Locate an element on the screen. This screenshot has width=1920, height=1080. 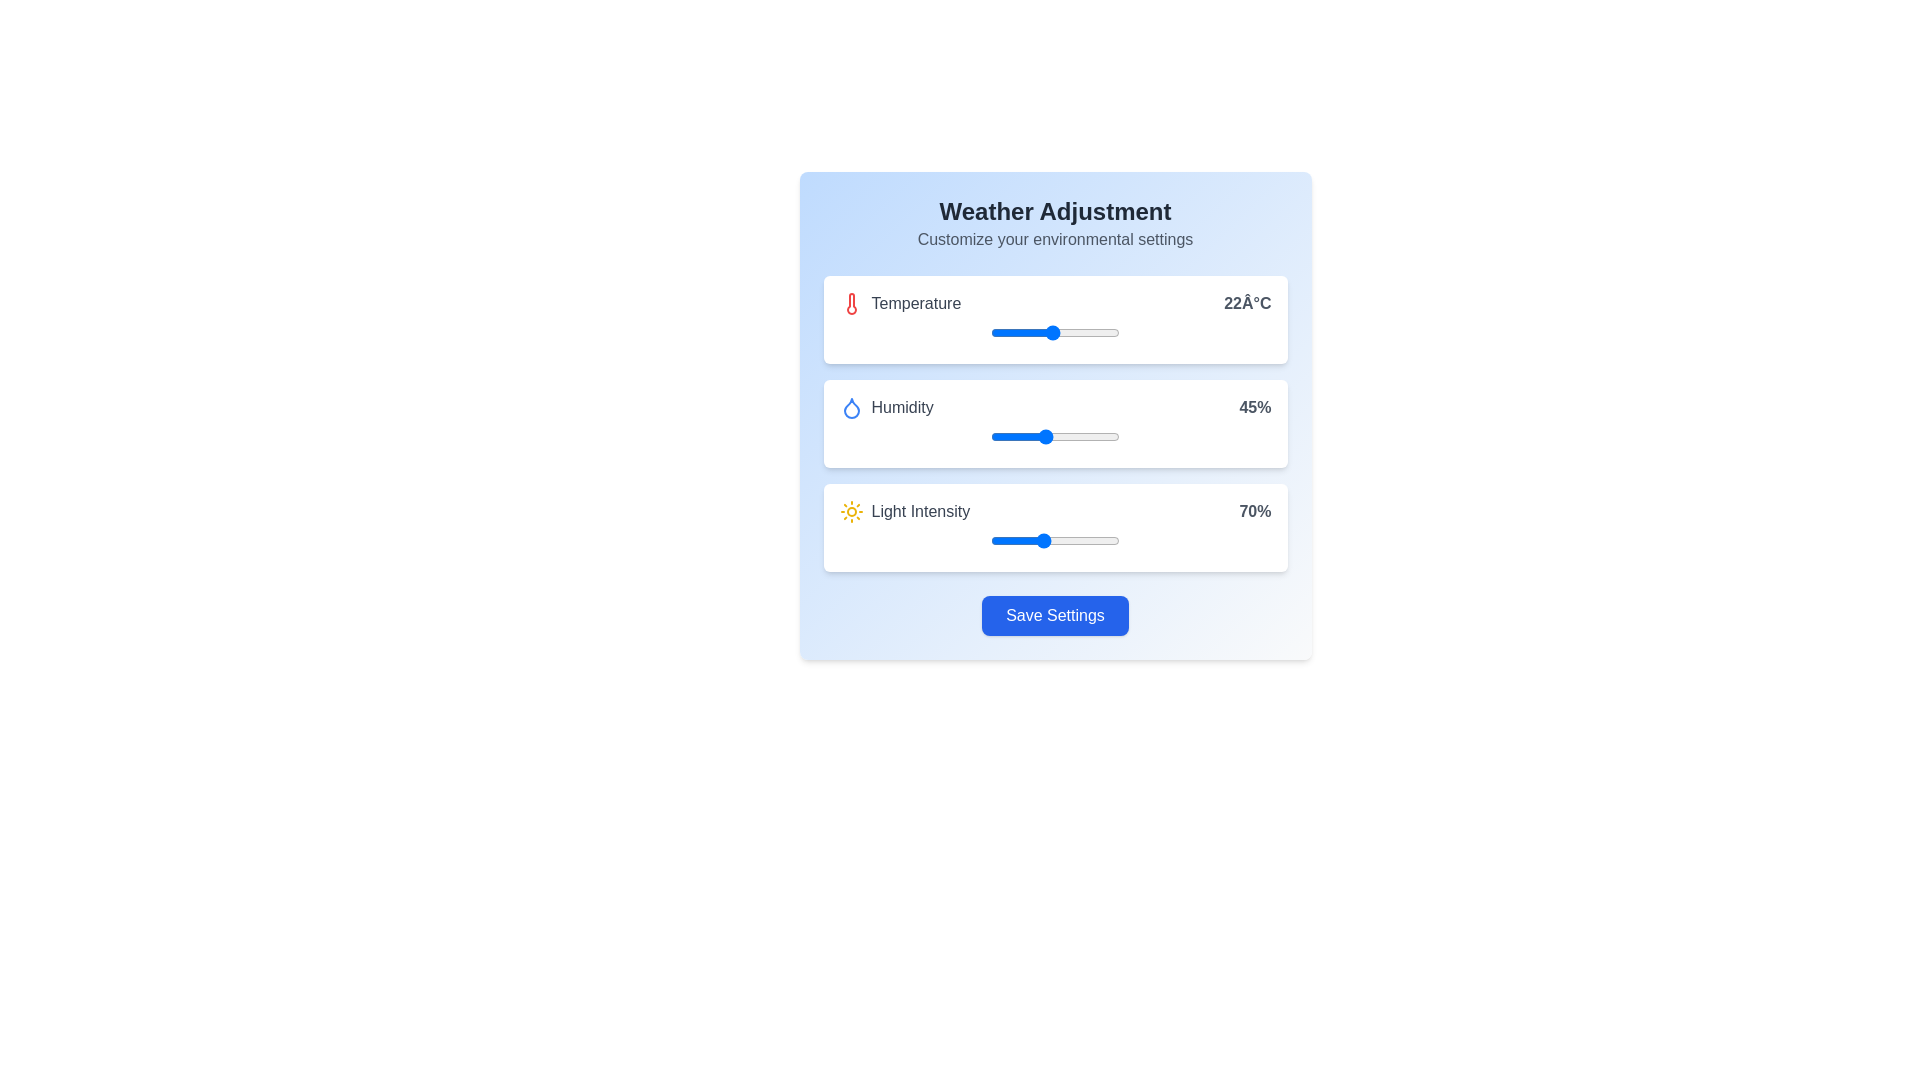
the humidity level is located at coordinates (1029, 435).